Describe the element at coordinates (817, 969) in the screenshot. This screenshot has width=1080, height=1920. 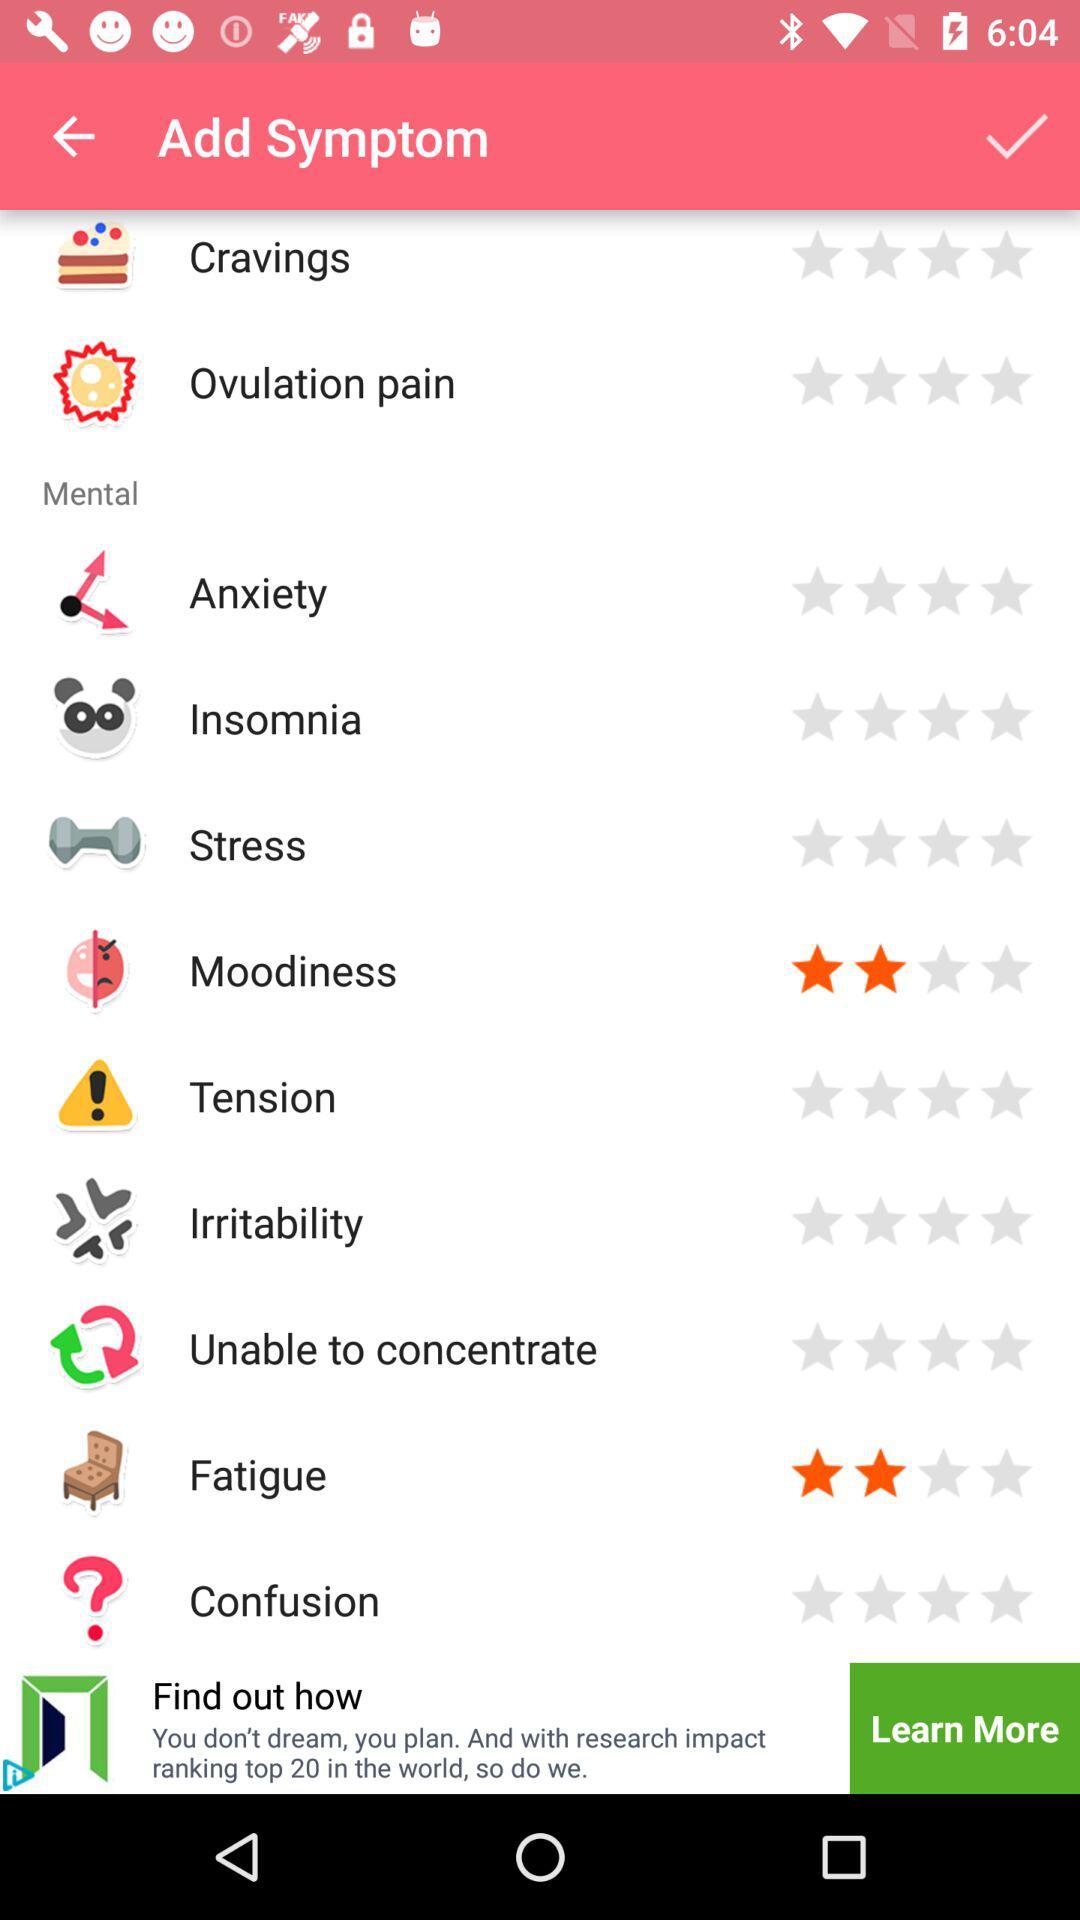
I see `rate 1 star` at that location.